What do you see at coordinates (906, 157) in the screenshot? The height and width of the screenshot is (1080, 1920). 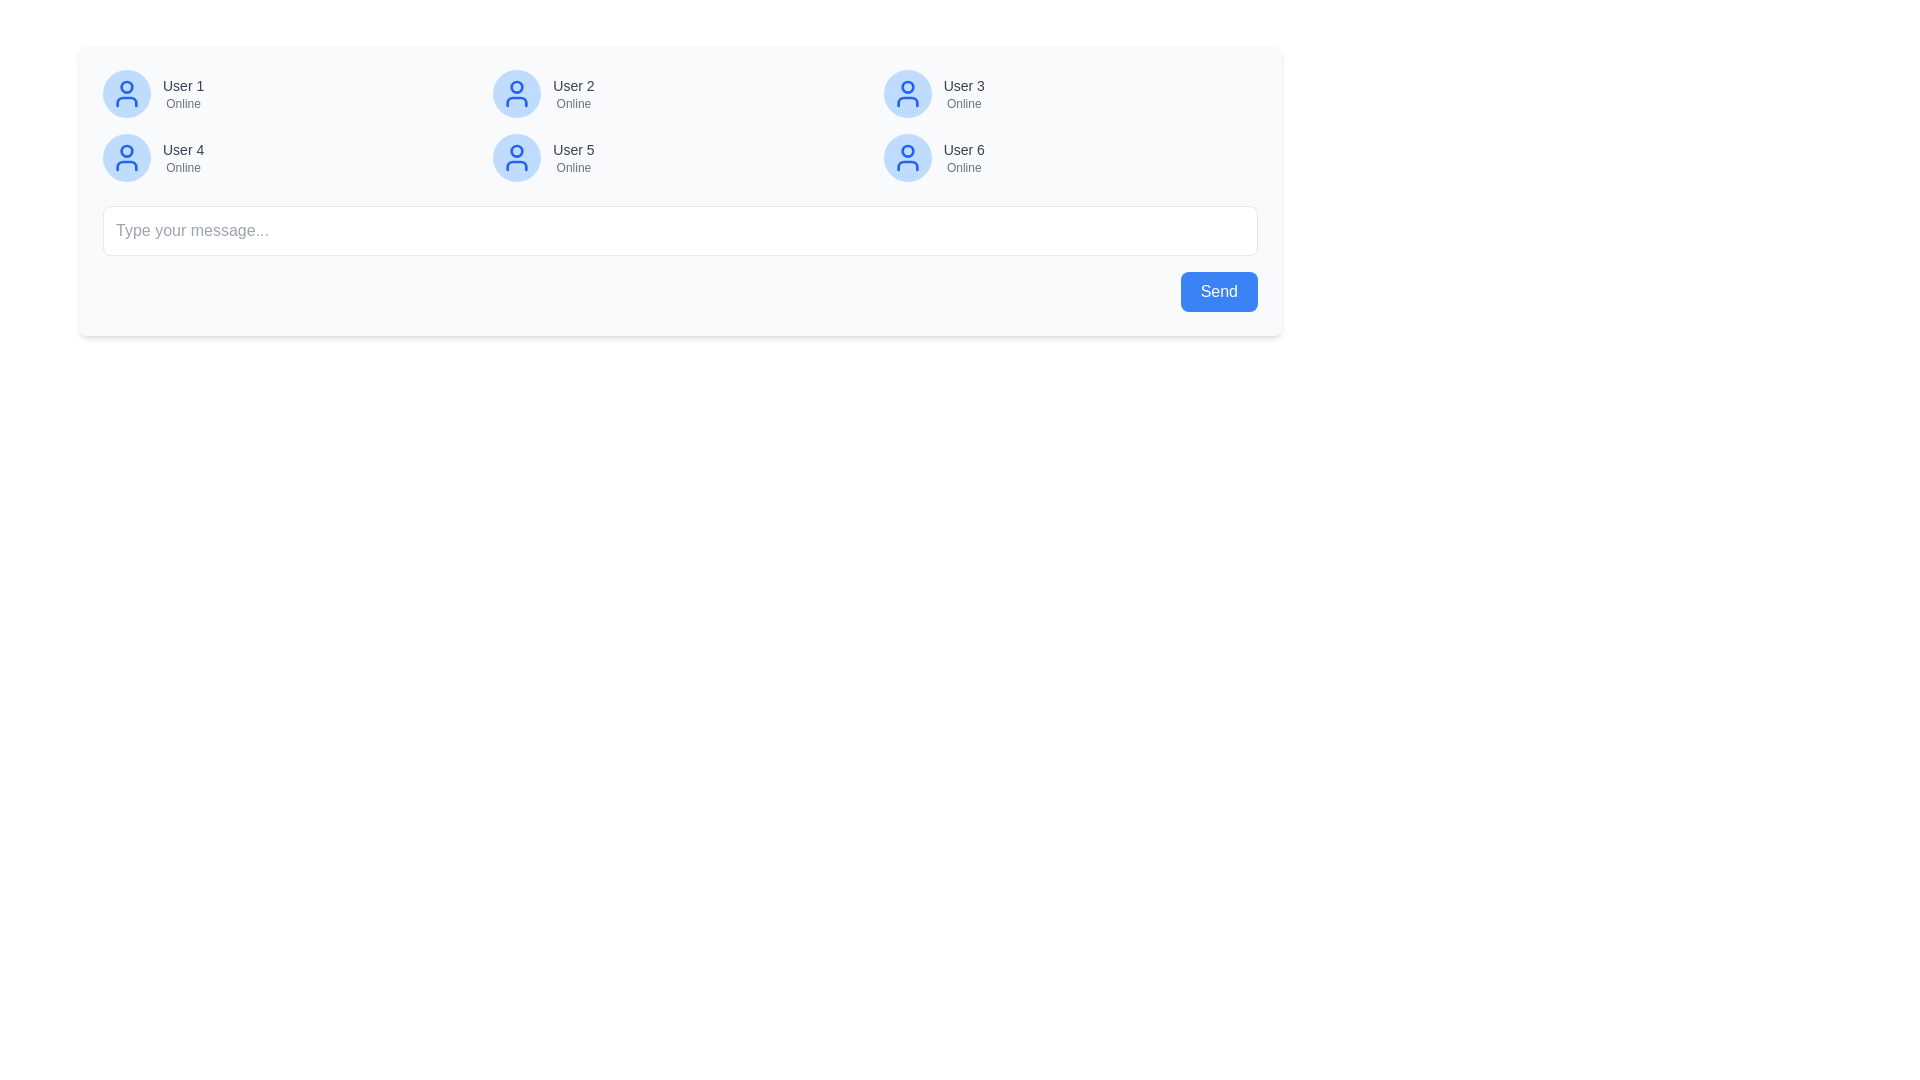 I see `the sixth user icon, which depicts a stylized user silhouette in blue with a circular border, located in the second row and third column of a 2x3 grid` at bounding box center [906, 157].